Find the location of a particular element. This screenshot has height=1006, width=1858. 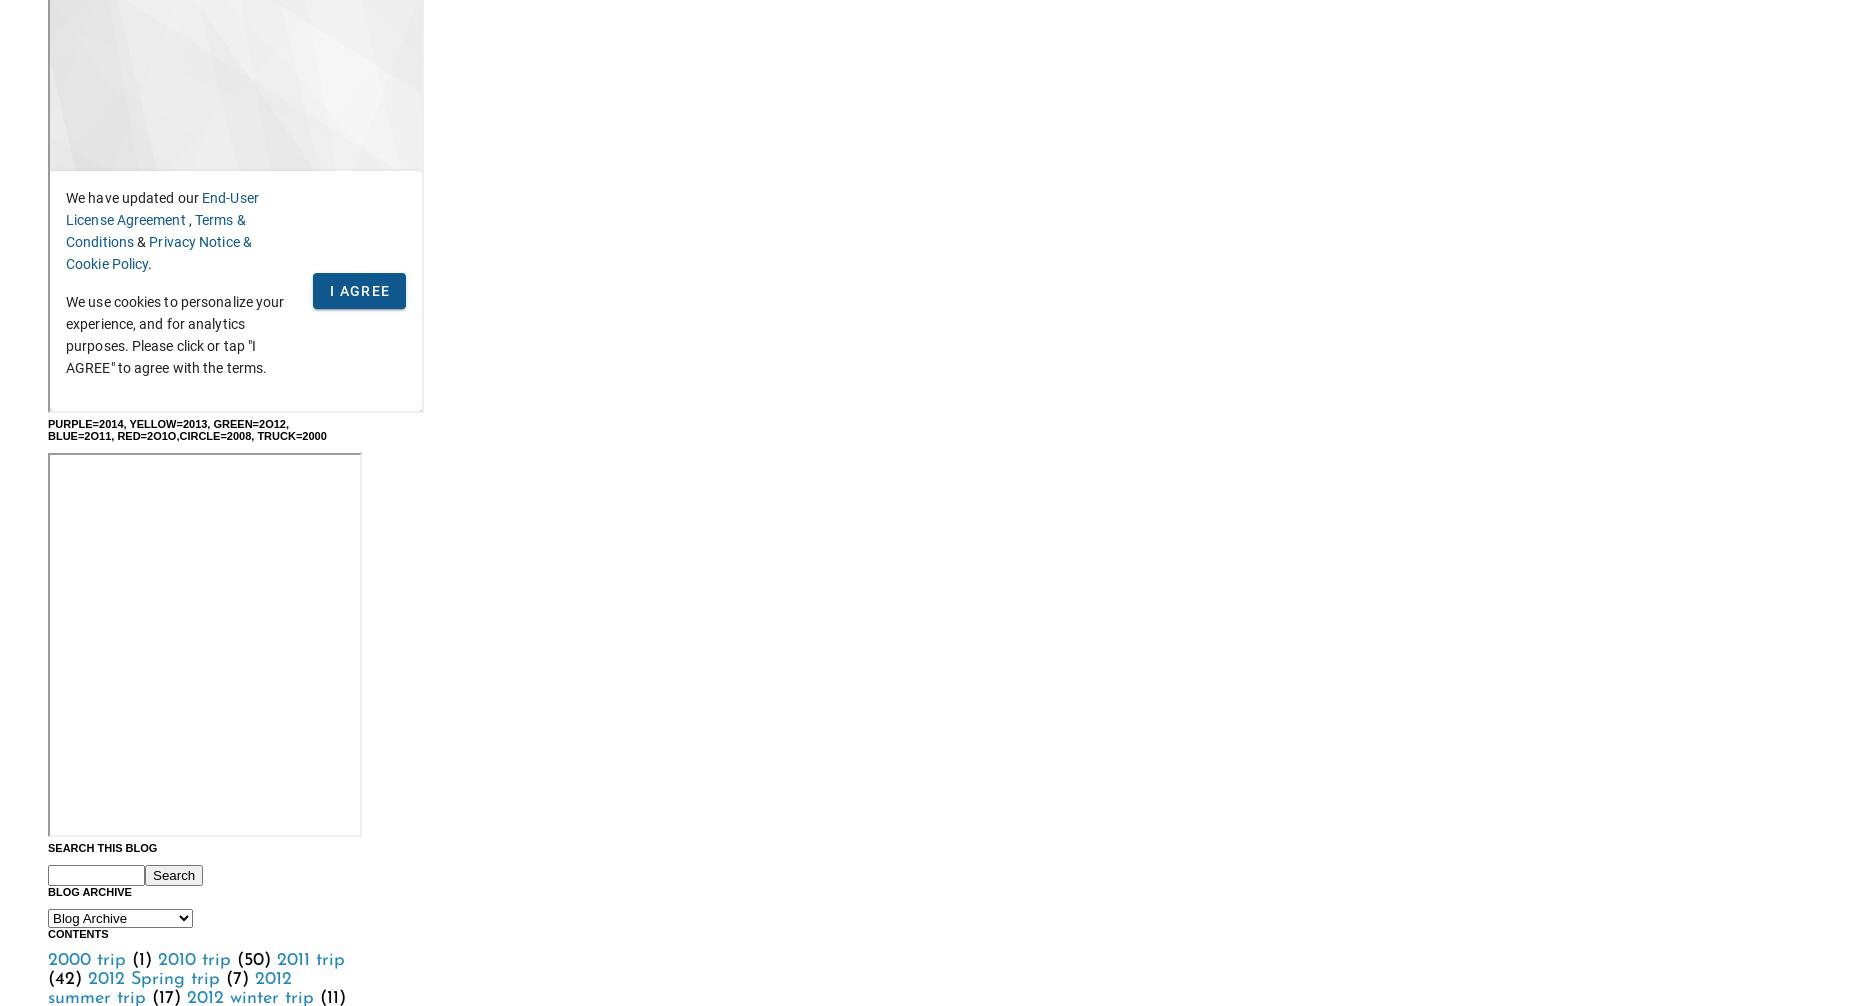

'2010 trip' is located at coordinates (193, 958).